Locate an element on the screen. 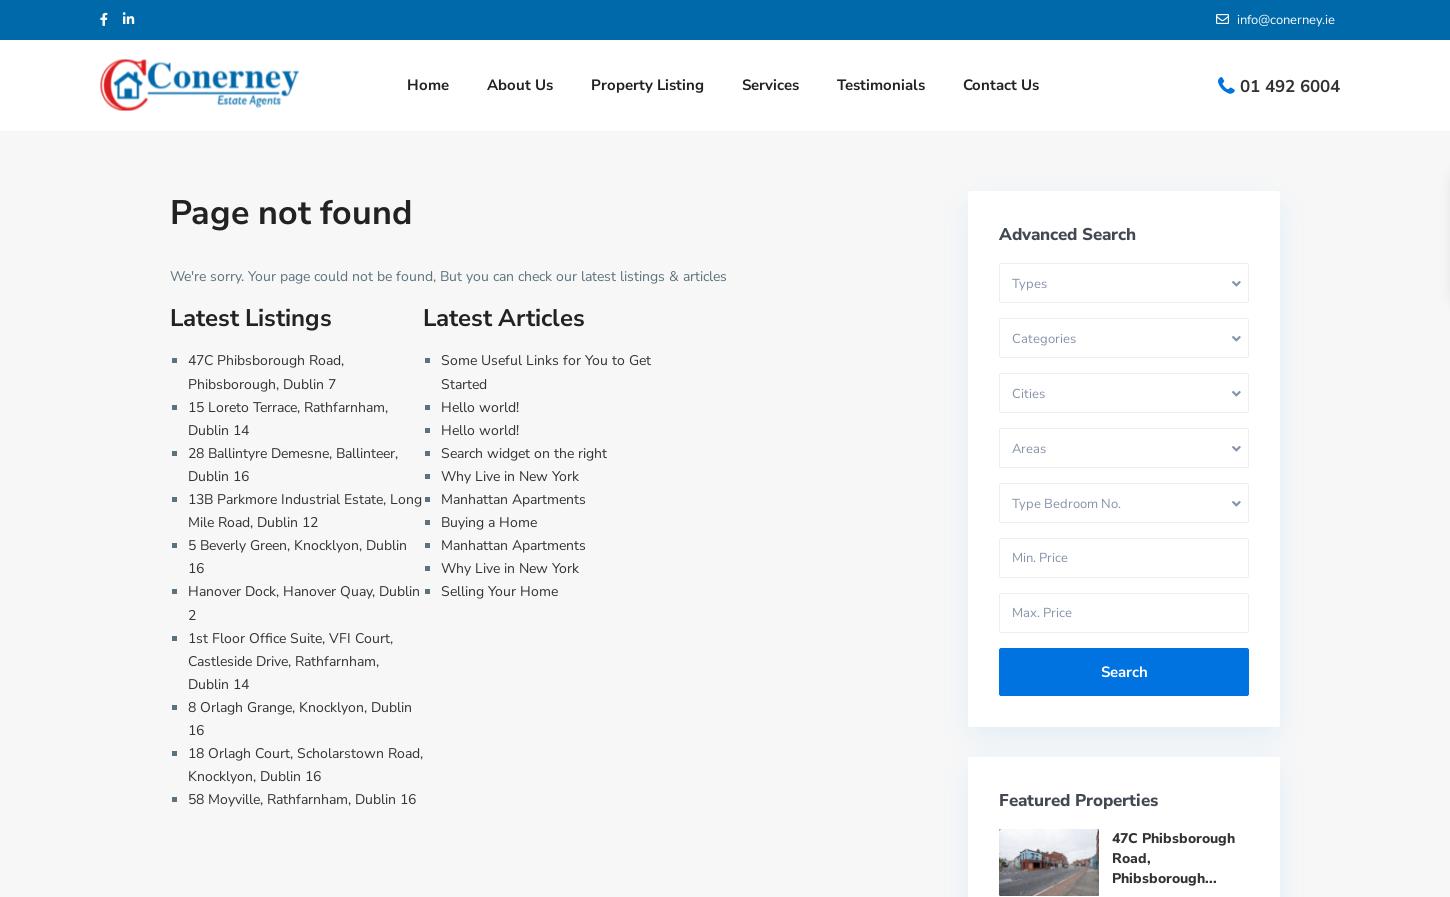 The width and height of the screenshot is (1450, 897). 'We're sorry. Your page could not be found, But you can check our latest listings & articles' is located at coordinates (447, 275).